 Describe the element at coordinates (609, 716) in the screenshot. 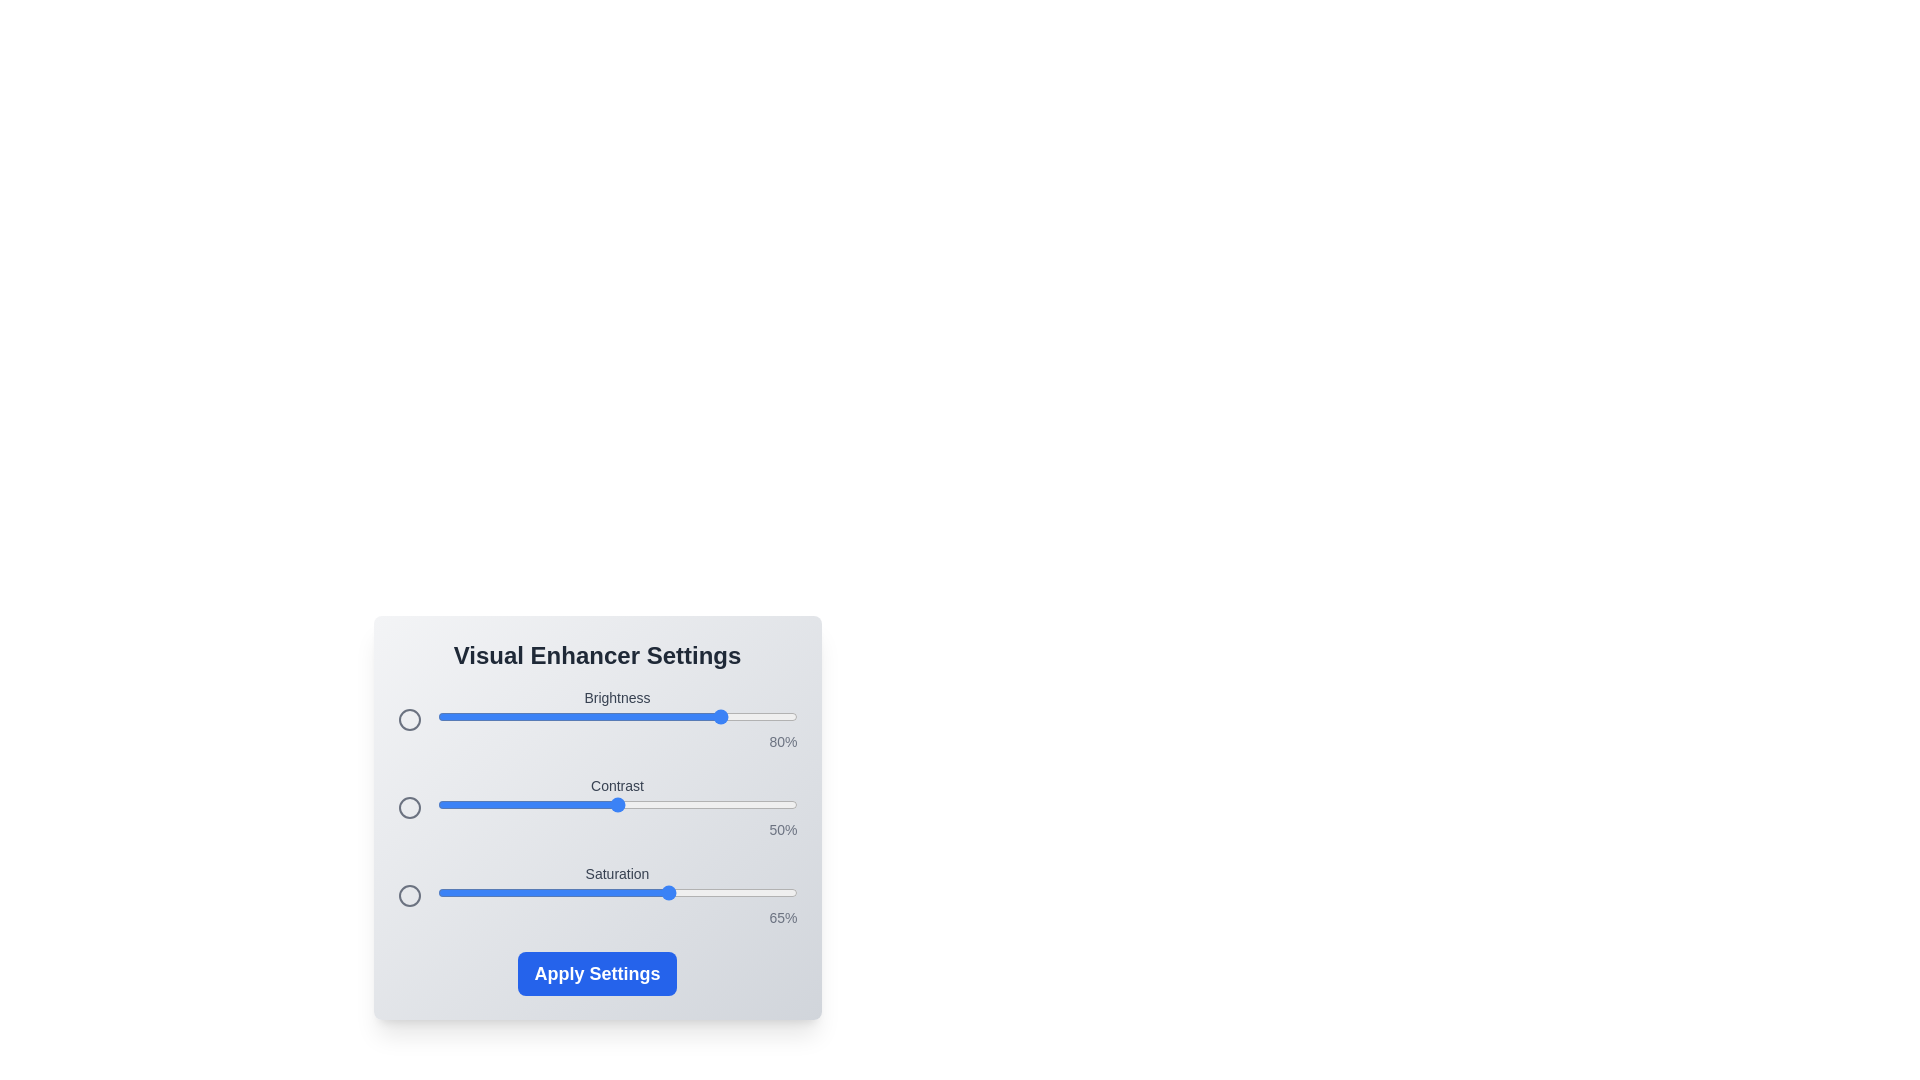

I see `the 0 slider to 48%` at that location.